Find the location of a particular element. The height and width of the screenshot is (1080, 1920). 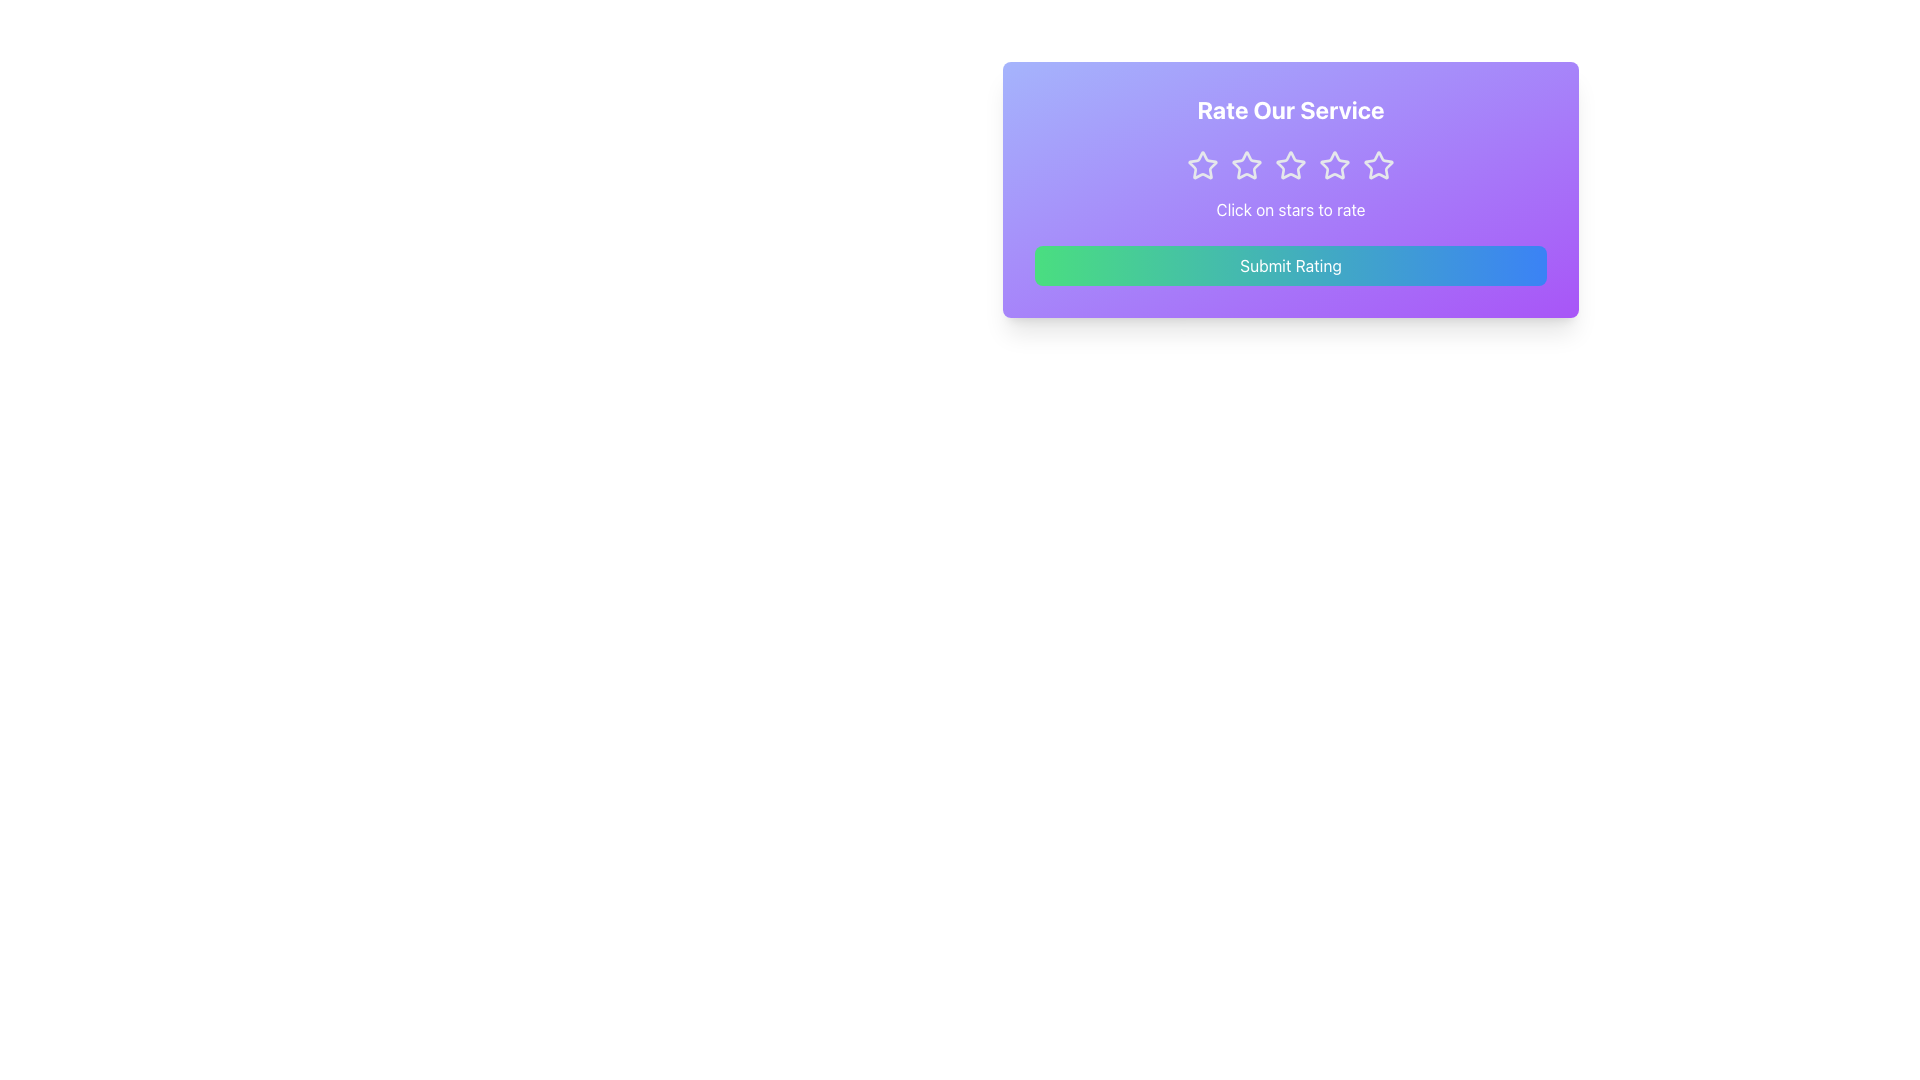

the fourth star-shaped icon filled with light purple color in the 'Rate Our Service' card is located at coordinates (1334, 164).